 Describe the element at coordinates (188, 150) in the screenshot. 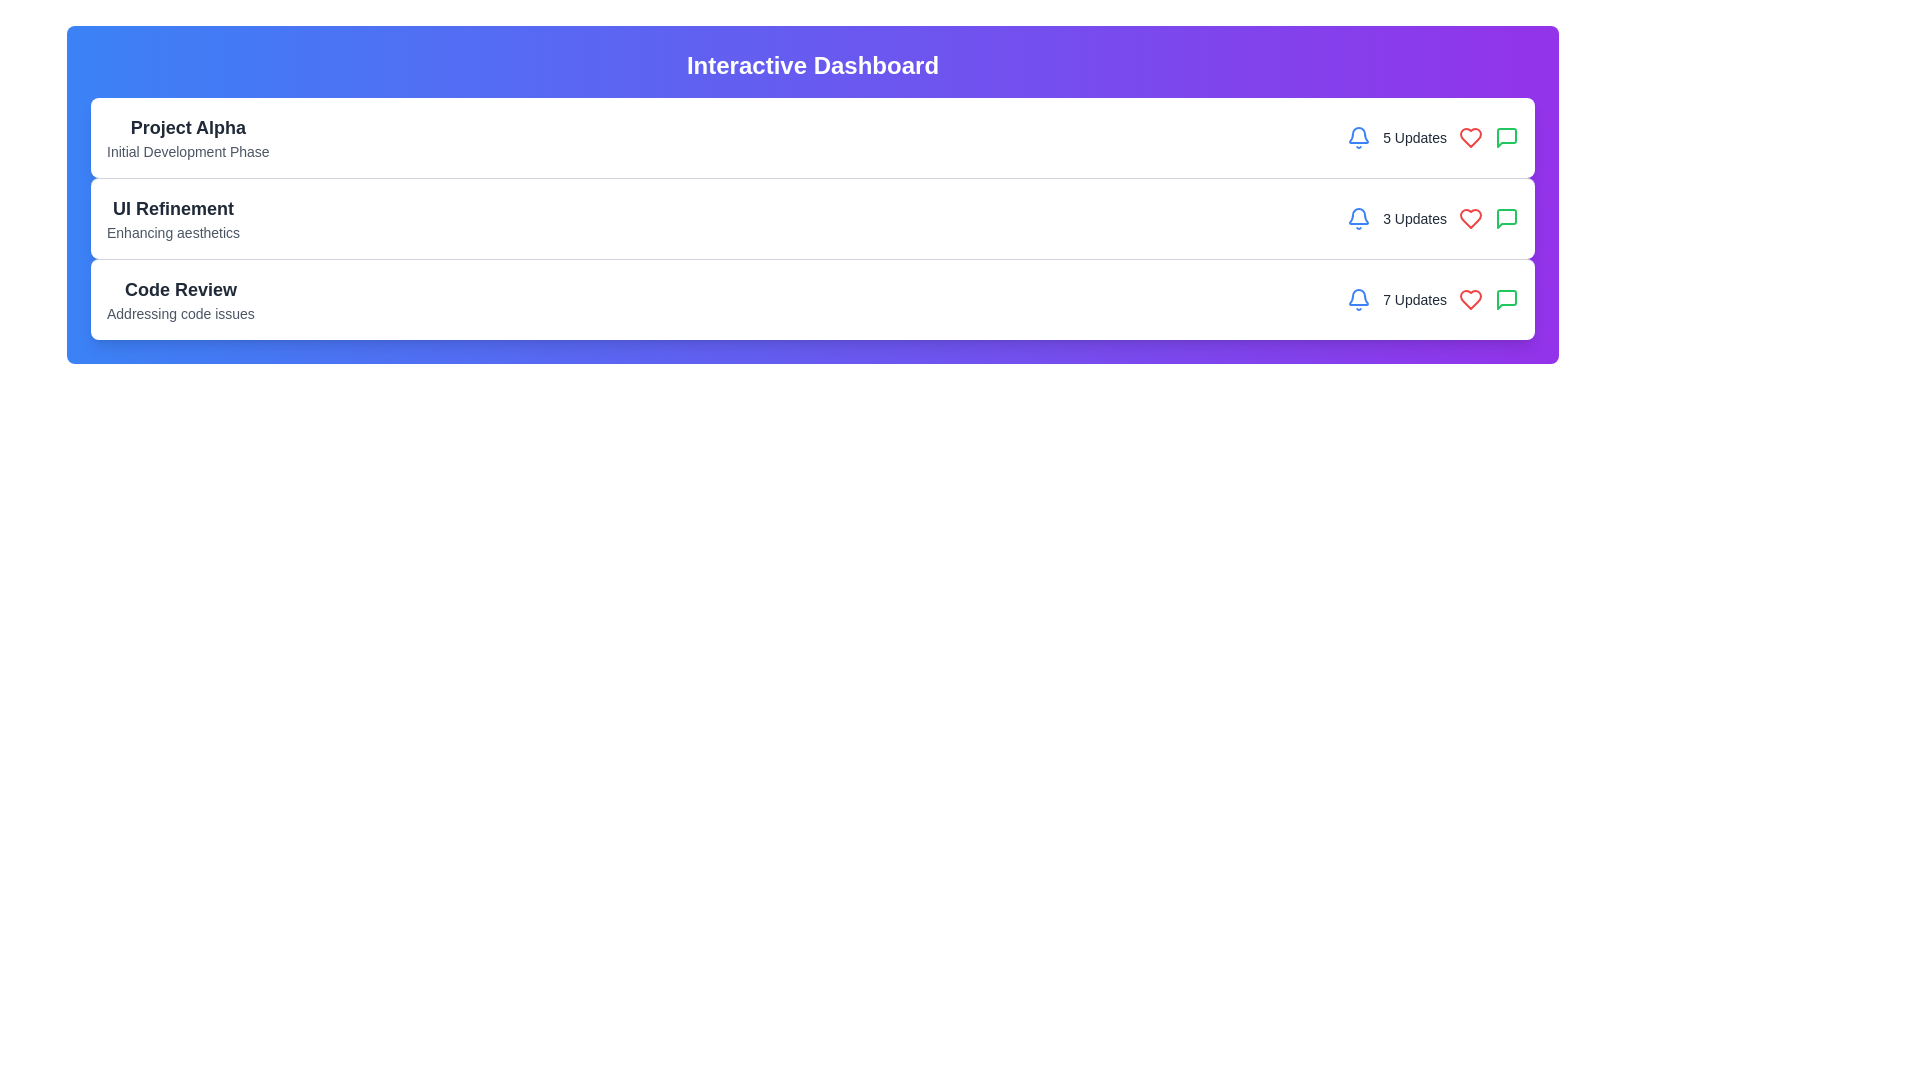

I see `the text label displaying 'Initial Development Phase', which is styled in small gray font beneath 'Project Alpha' in a list layout` at that location.